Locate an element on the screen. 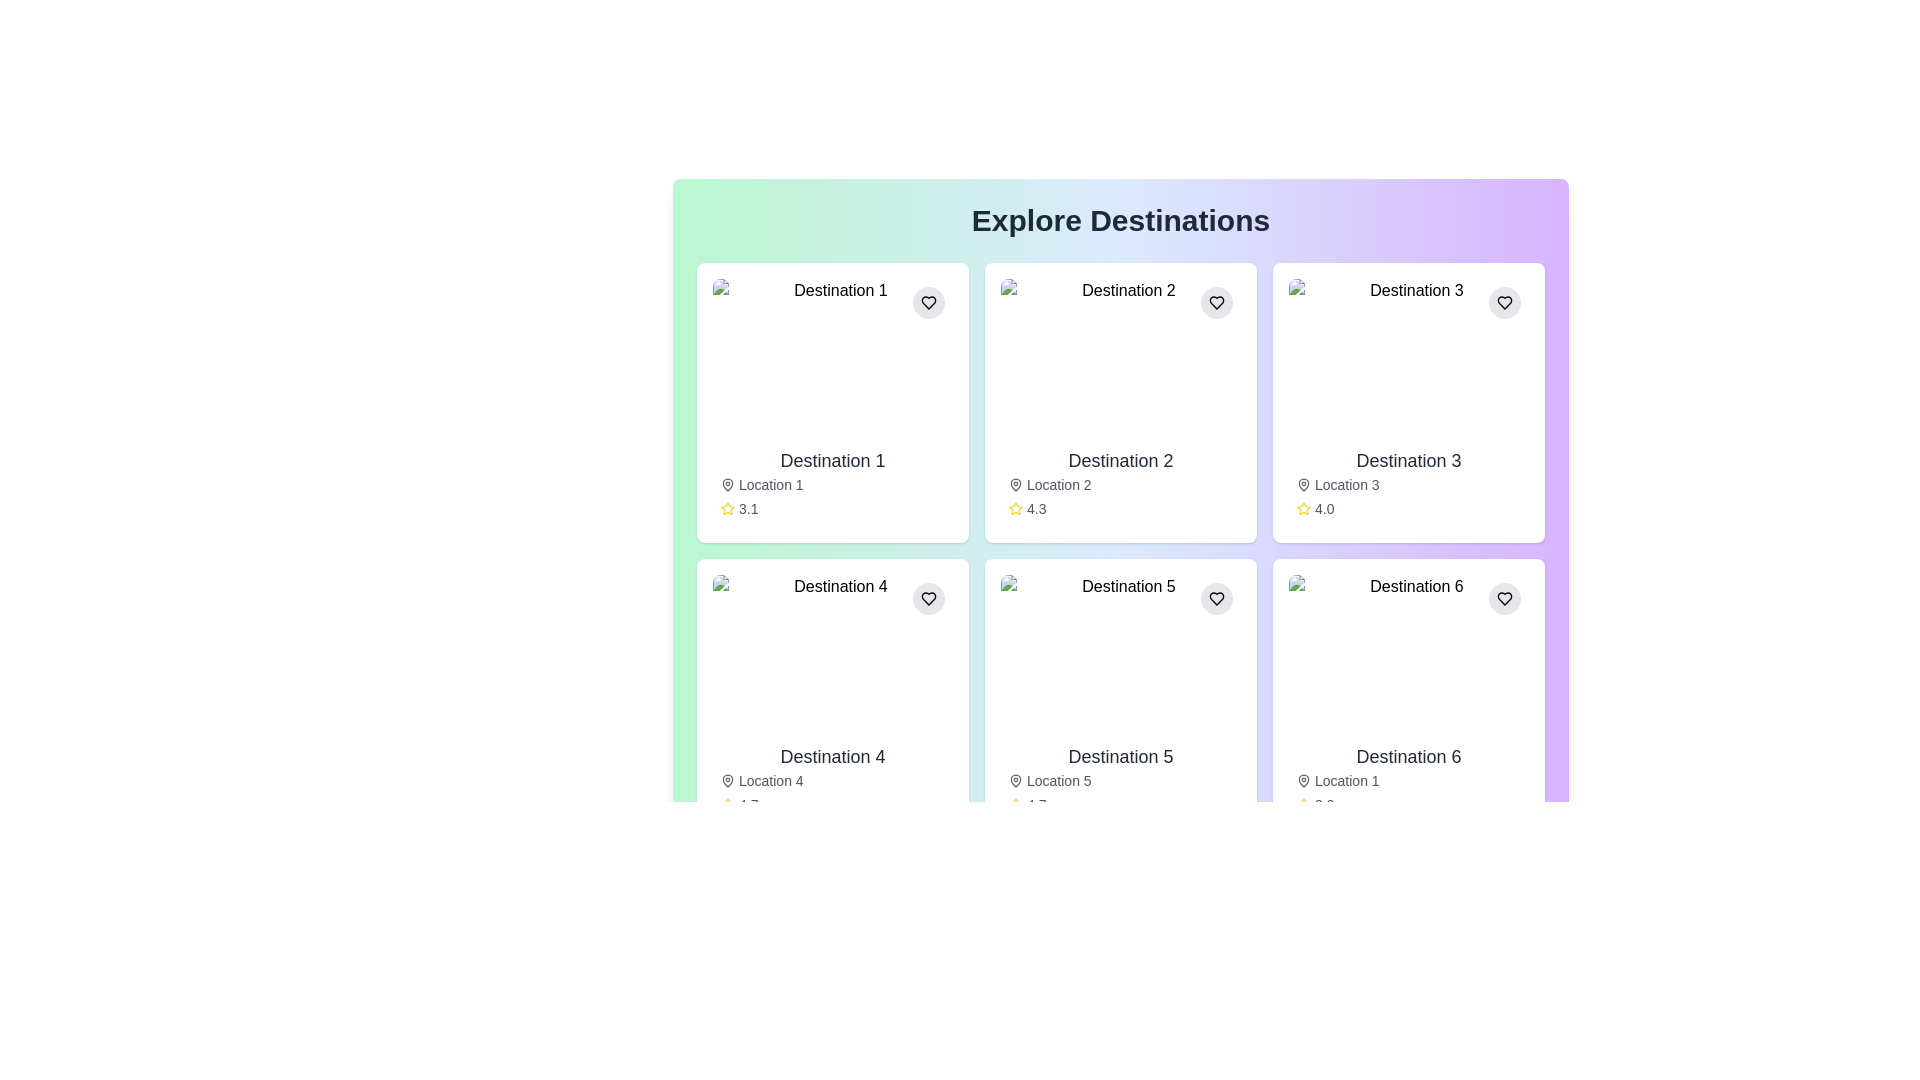  the favorite button located in the top-right corner of the card labeled 'Destination 5' to change its background color is located at coordinates (1216, 597).